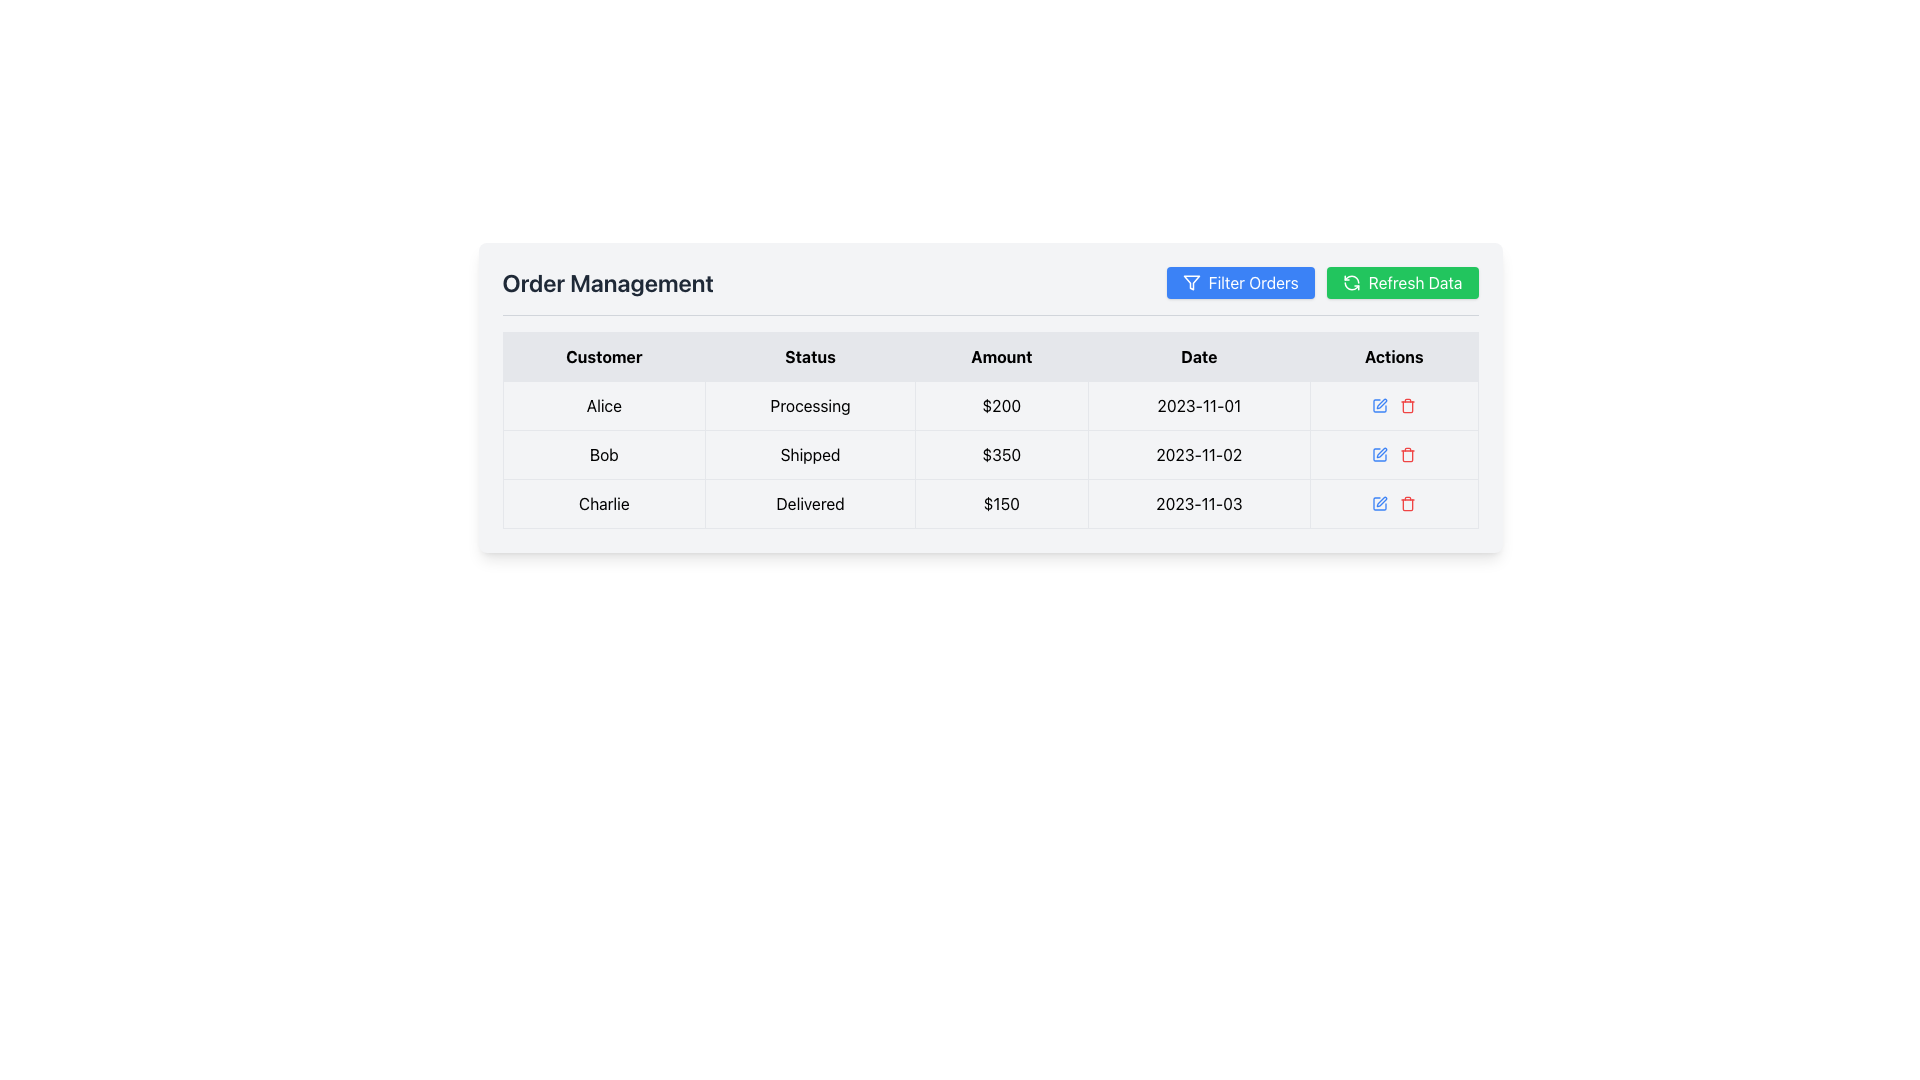 This screenshot has height=1080, width=1920. Describe the element at coordinates (1199, 405) in the screenshot. I see `the date display cell in the data table that represents the date for the entry 'Alice - Processing - $200', located between the '$200' field and the actions column` at that location.